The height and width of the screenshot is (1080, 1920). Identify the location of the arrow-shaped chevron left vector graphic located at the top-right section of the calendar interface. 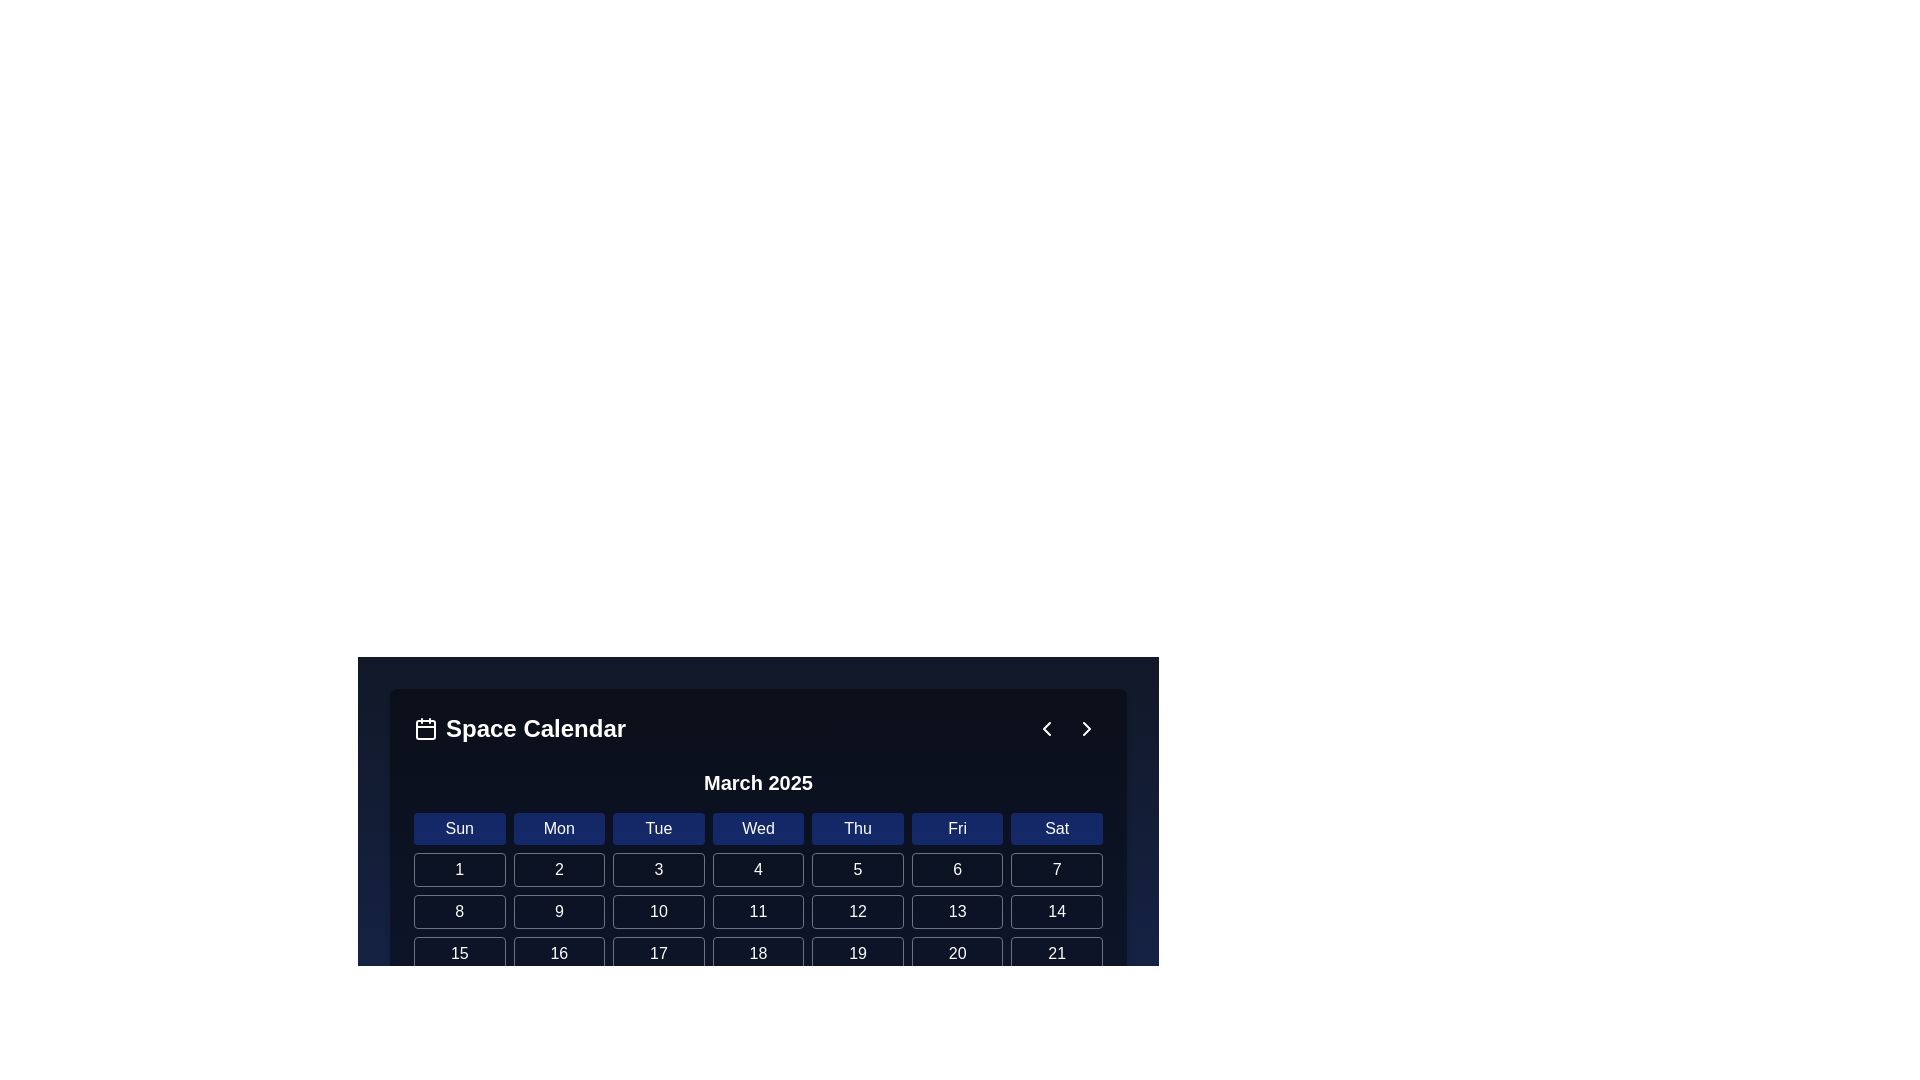
(1045, 729).